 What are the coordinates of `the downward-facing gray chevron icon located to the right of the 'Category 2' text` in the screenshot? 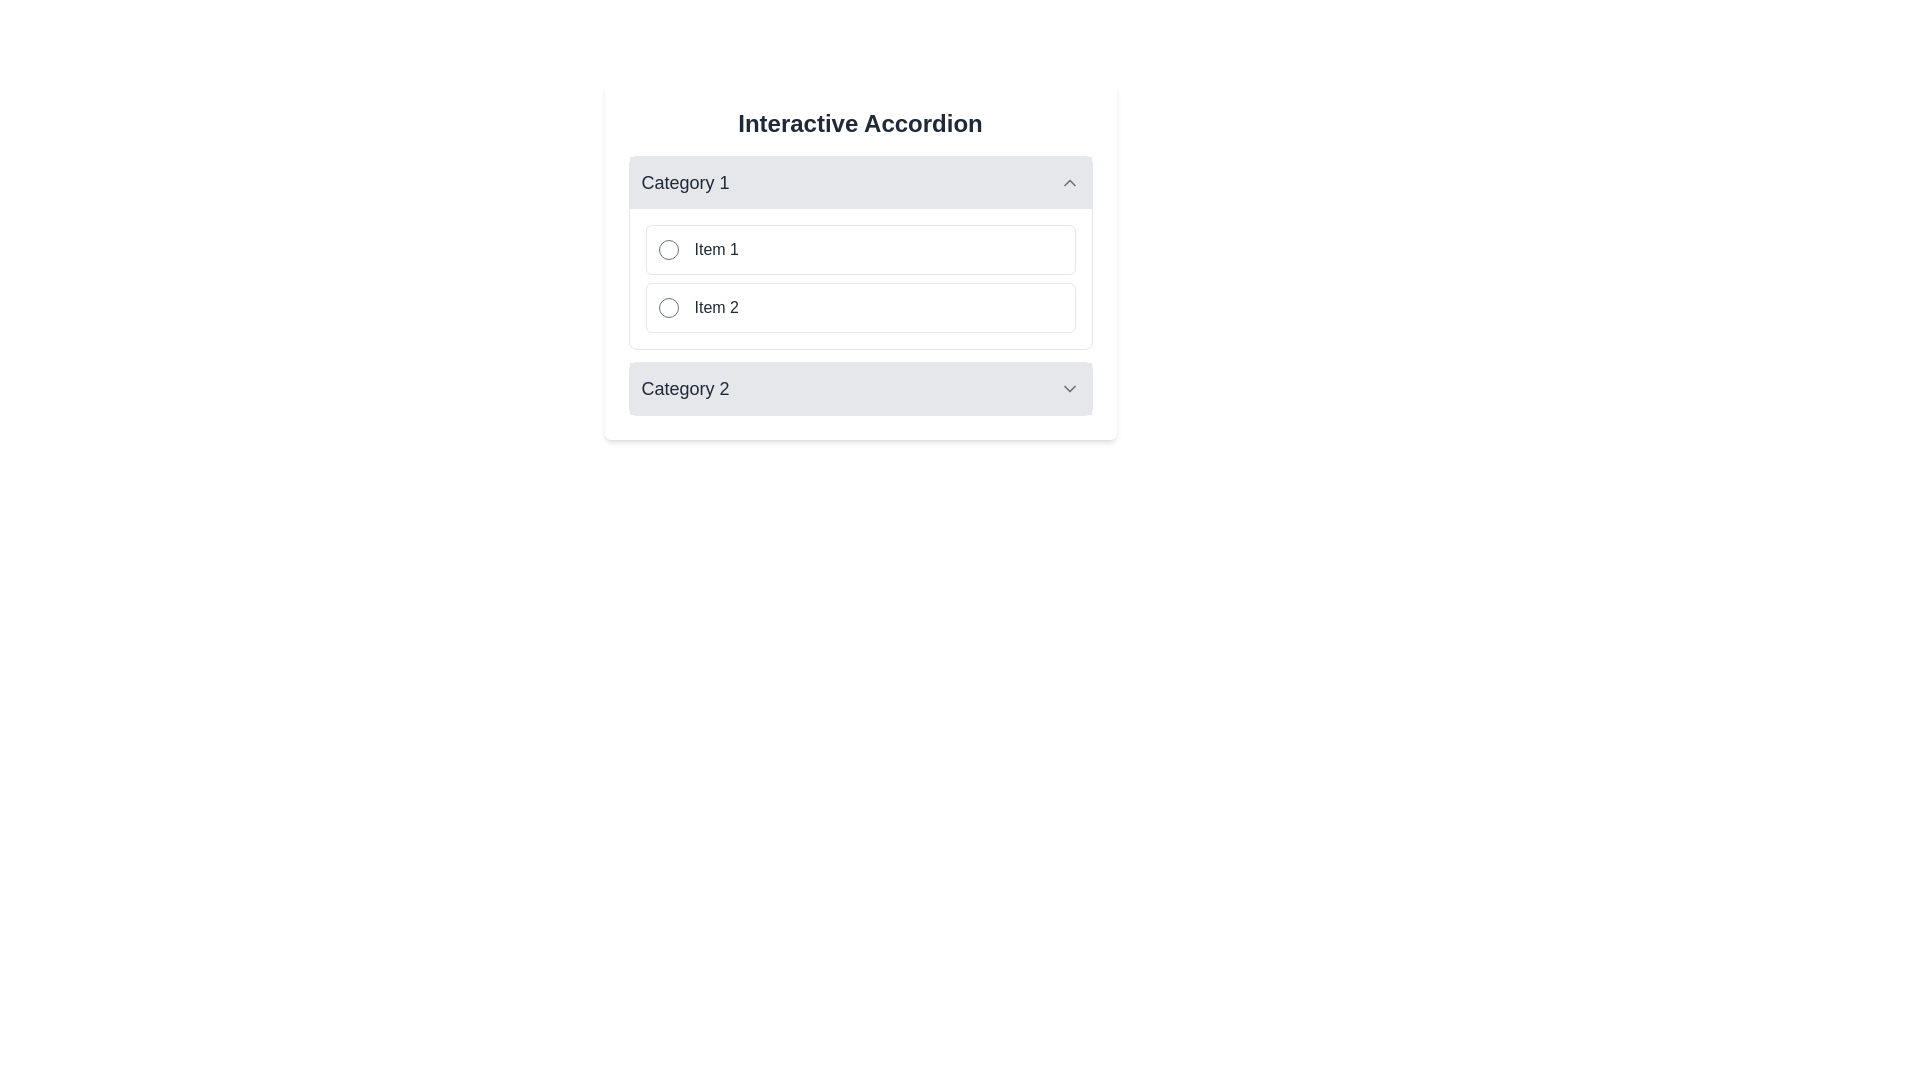 It's located at (1068, 389).